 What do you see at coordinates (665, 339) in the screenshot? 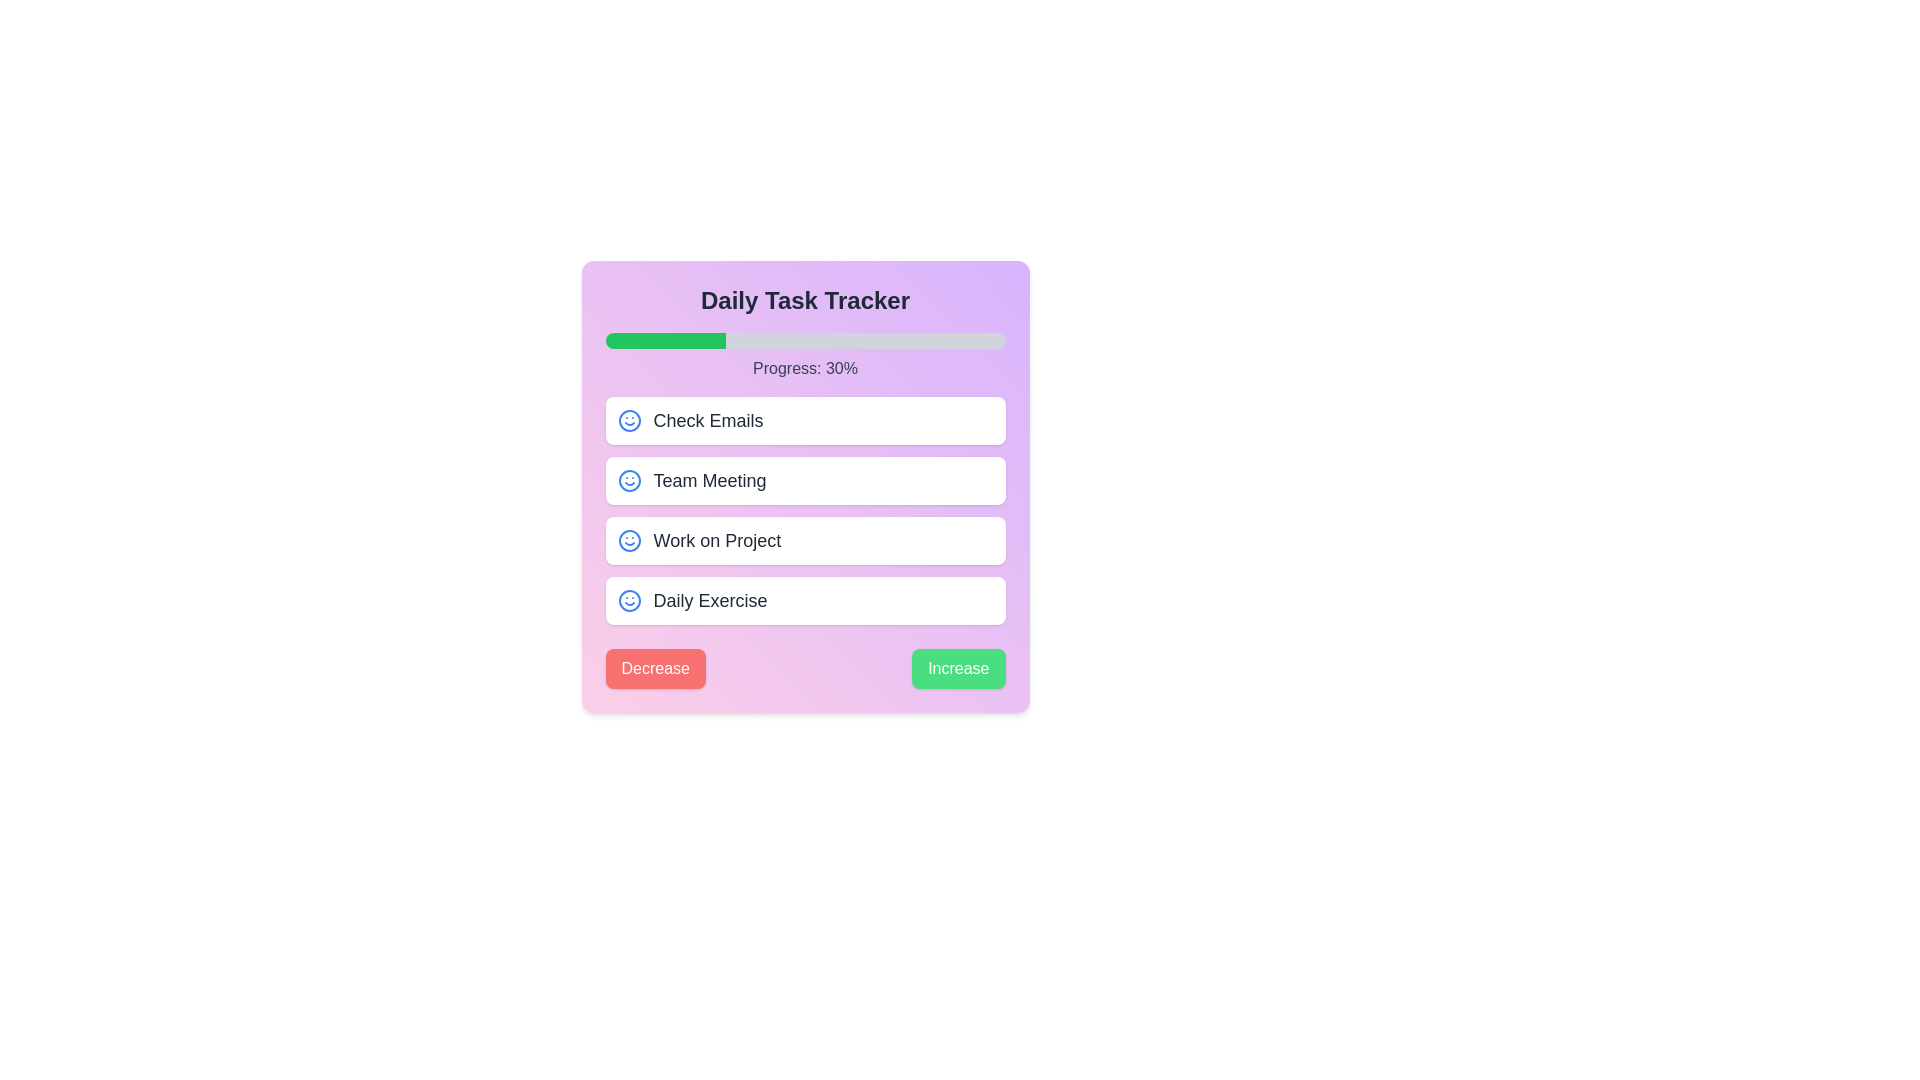
I see `the filled portion of the progress bar that indicates completed progress in the task tracker interface` at bounding box center [665, 339].